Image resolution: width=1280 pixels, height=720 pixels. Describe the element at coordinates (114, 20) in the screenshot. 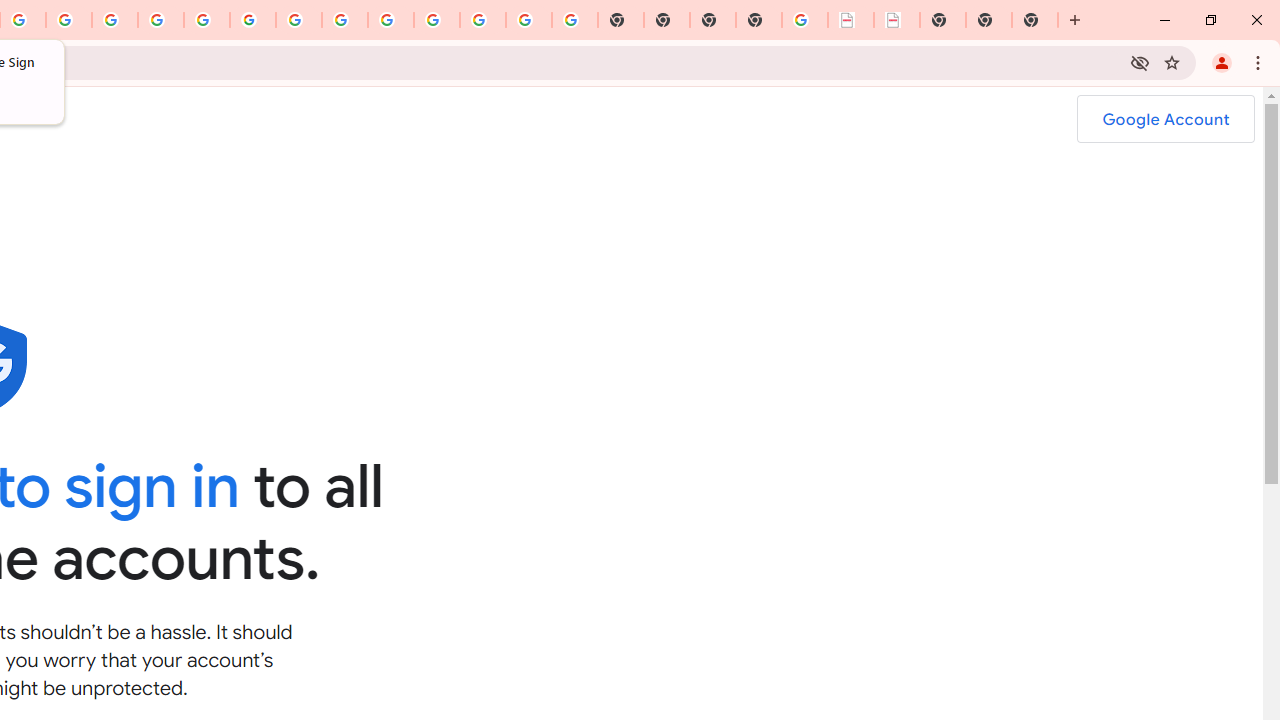

I see `'Privacy Help Center - Policies Help'` at that location.